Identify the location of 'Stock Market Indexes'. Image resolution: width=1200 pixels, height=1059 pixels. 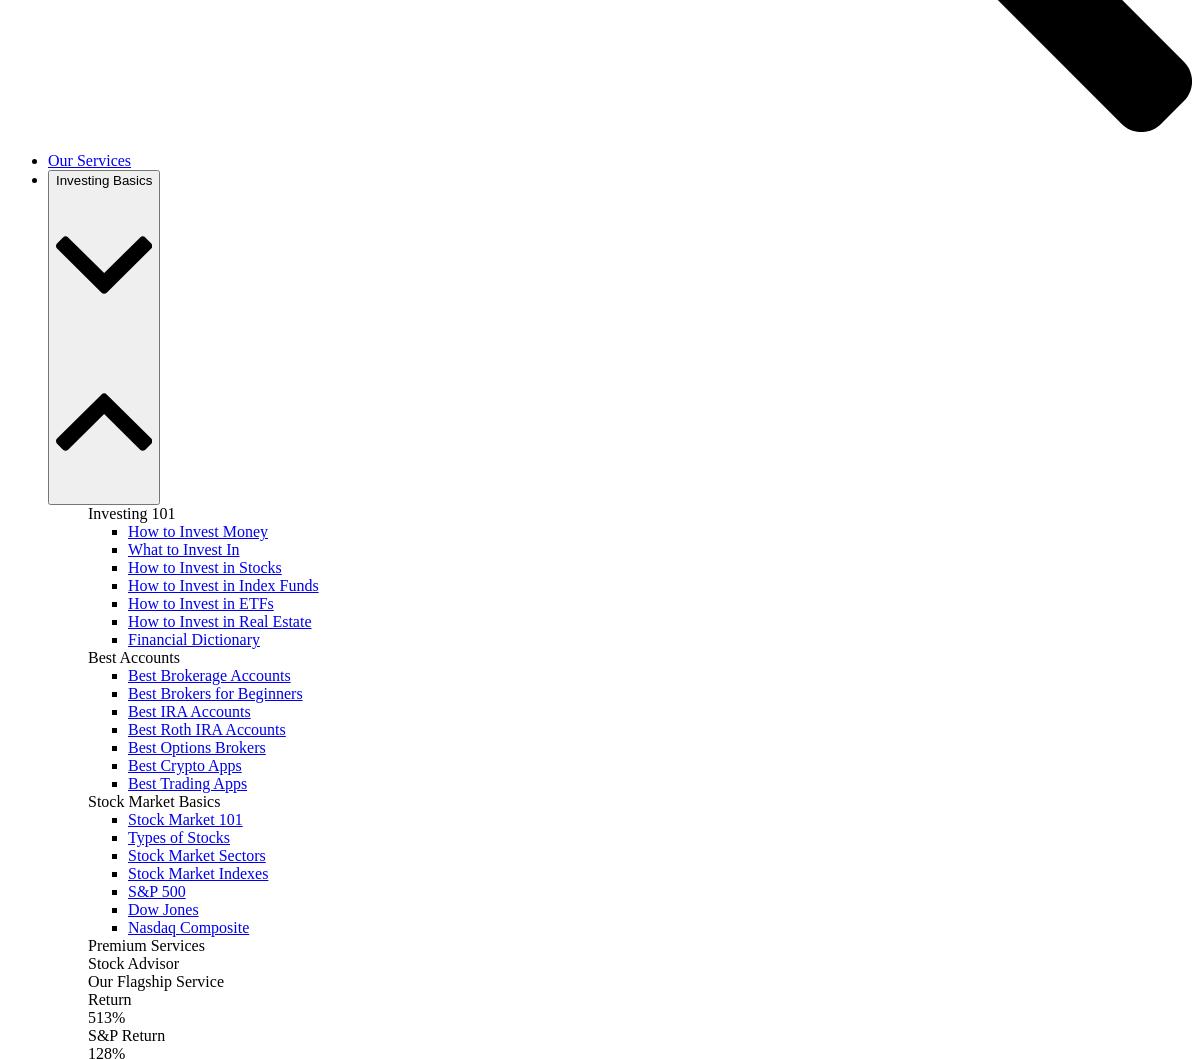
(197, 873).